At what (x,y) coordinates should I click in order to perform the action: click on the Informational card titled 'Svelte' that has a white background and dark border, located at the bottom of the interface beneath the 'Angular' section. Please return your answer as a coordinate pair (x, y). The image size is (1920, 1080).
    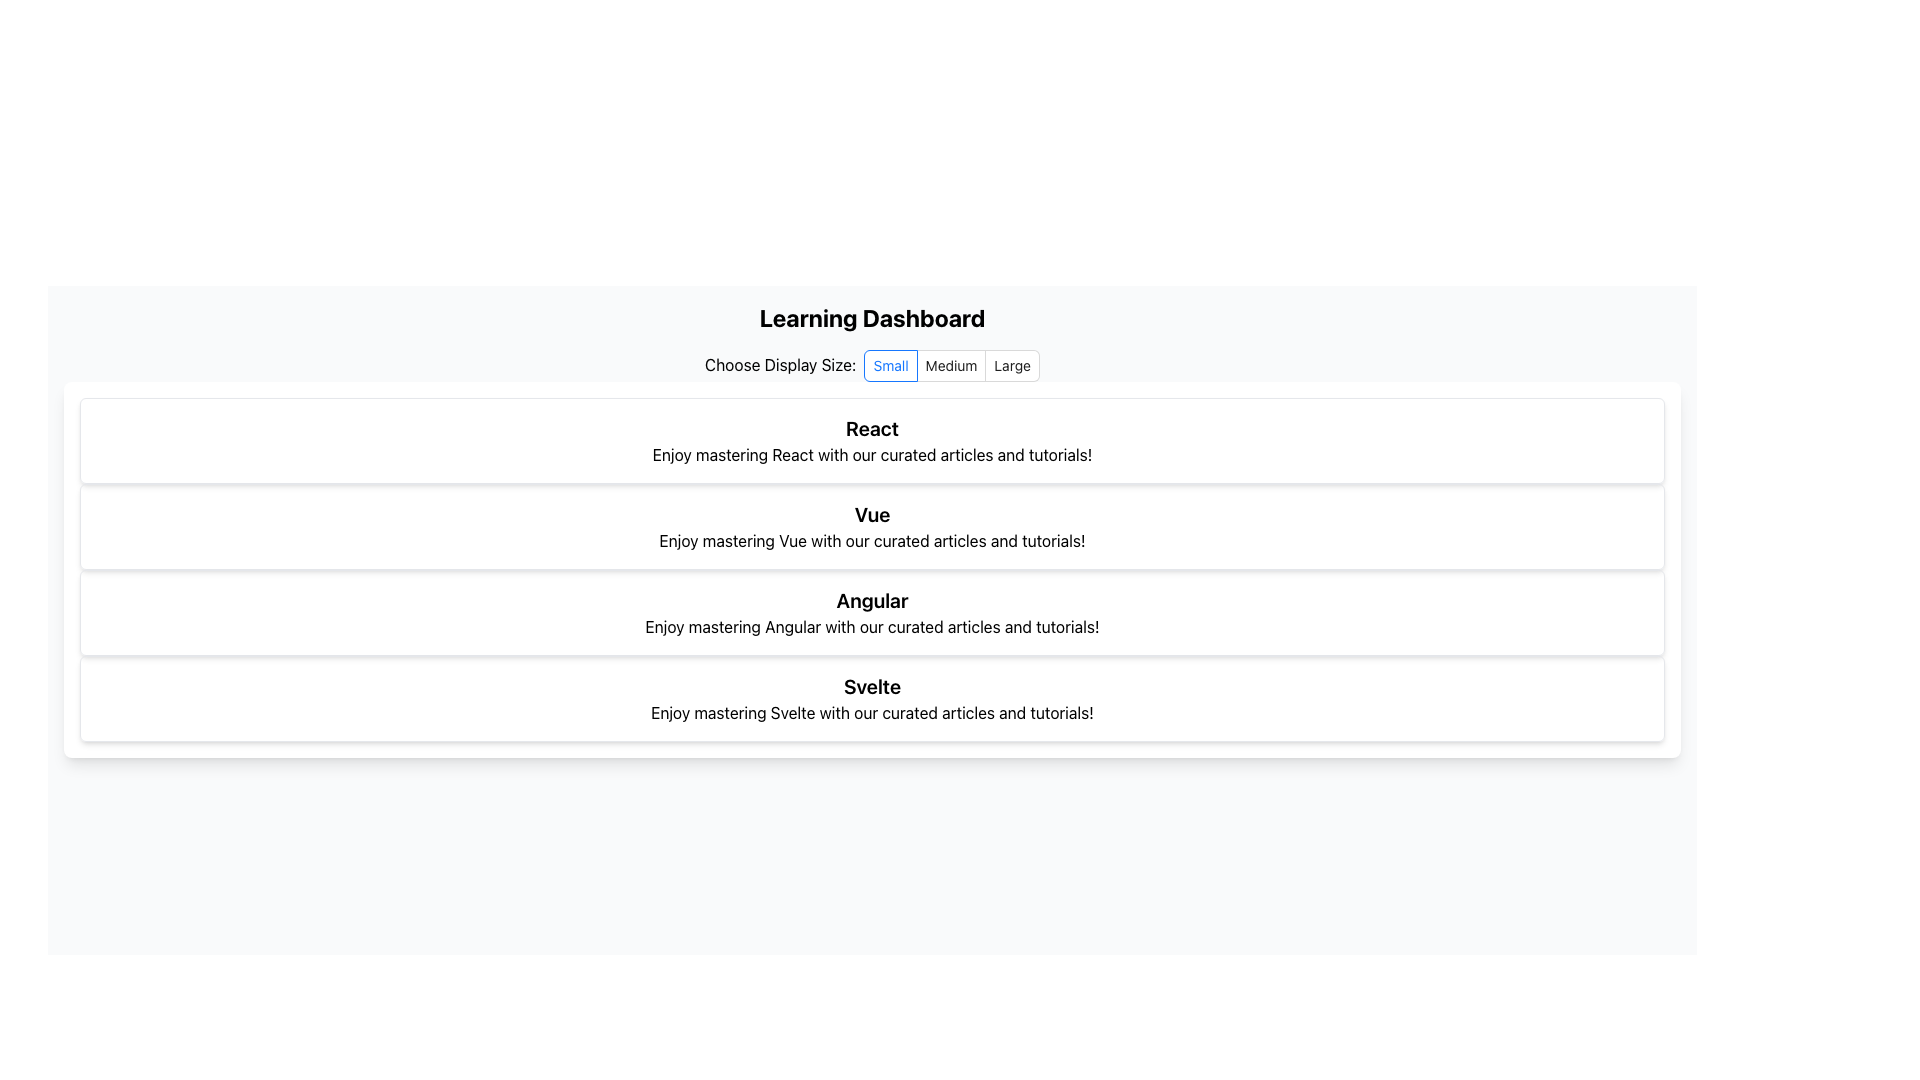
    Looking at the image, I should click on (872, 697).